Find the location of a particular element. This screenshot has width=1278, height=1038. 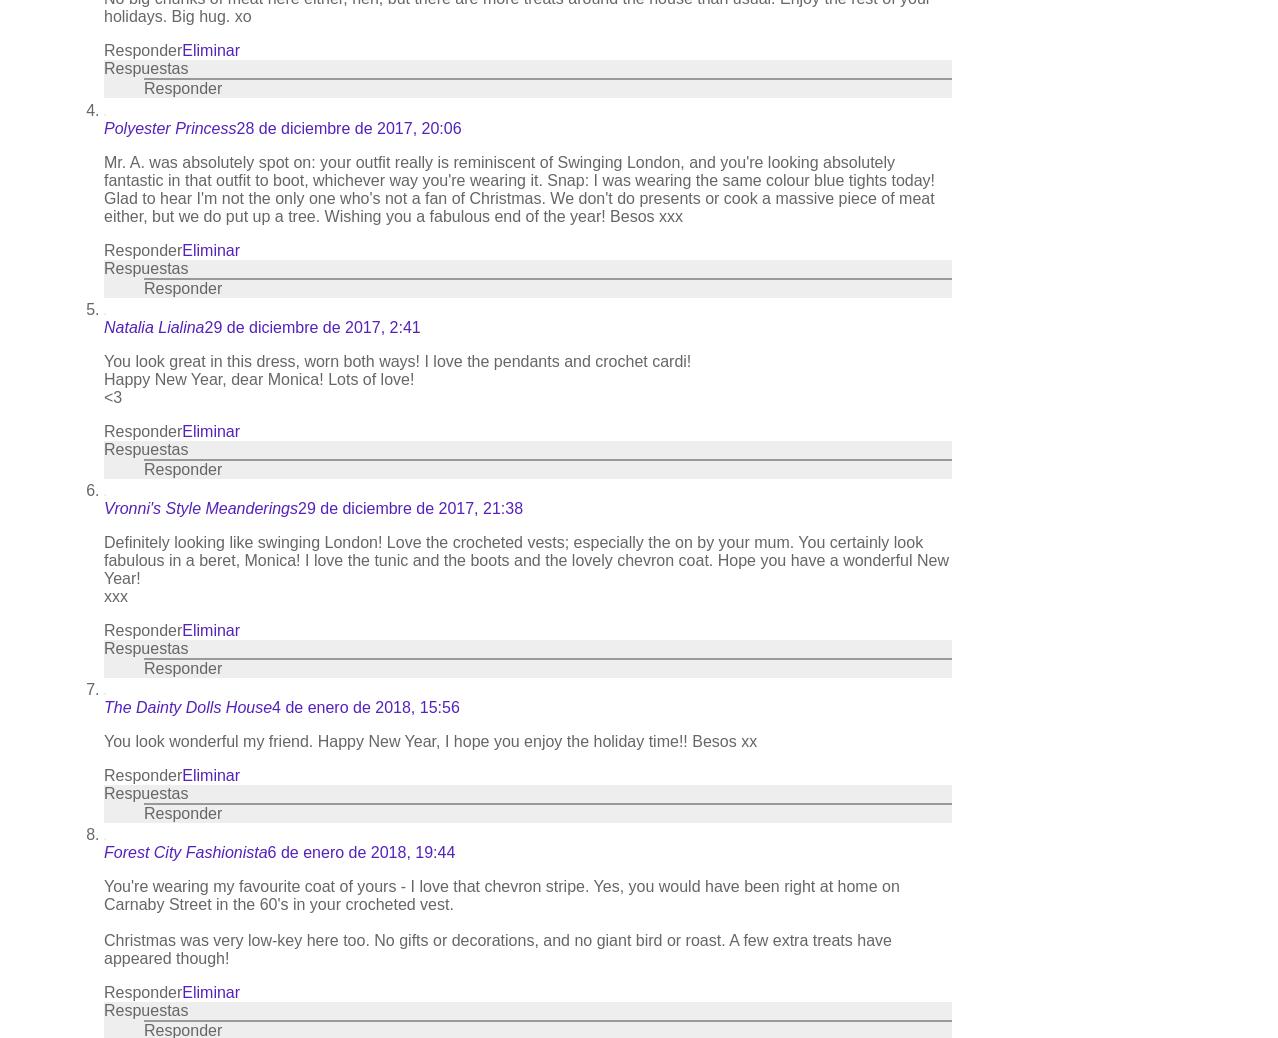

'The Dainty Dolls House' is located at coordinates (187, 706).